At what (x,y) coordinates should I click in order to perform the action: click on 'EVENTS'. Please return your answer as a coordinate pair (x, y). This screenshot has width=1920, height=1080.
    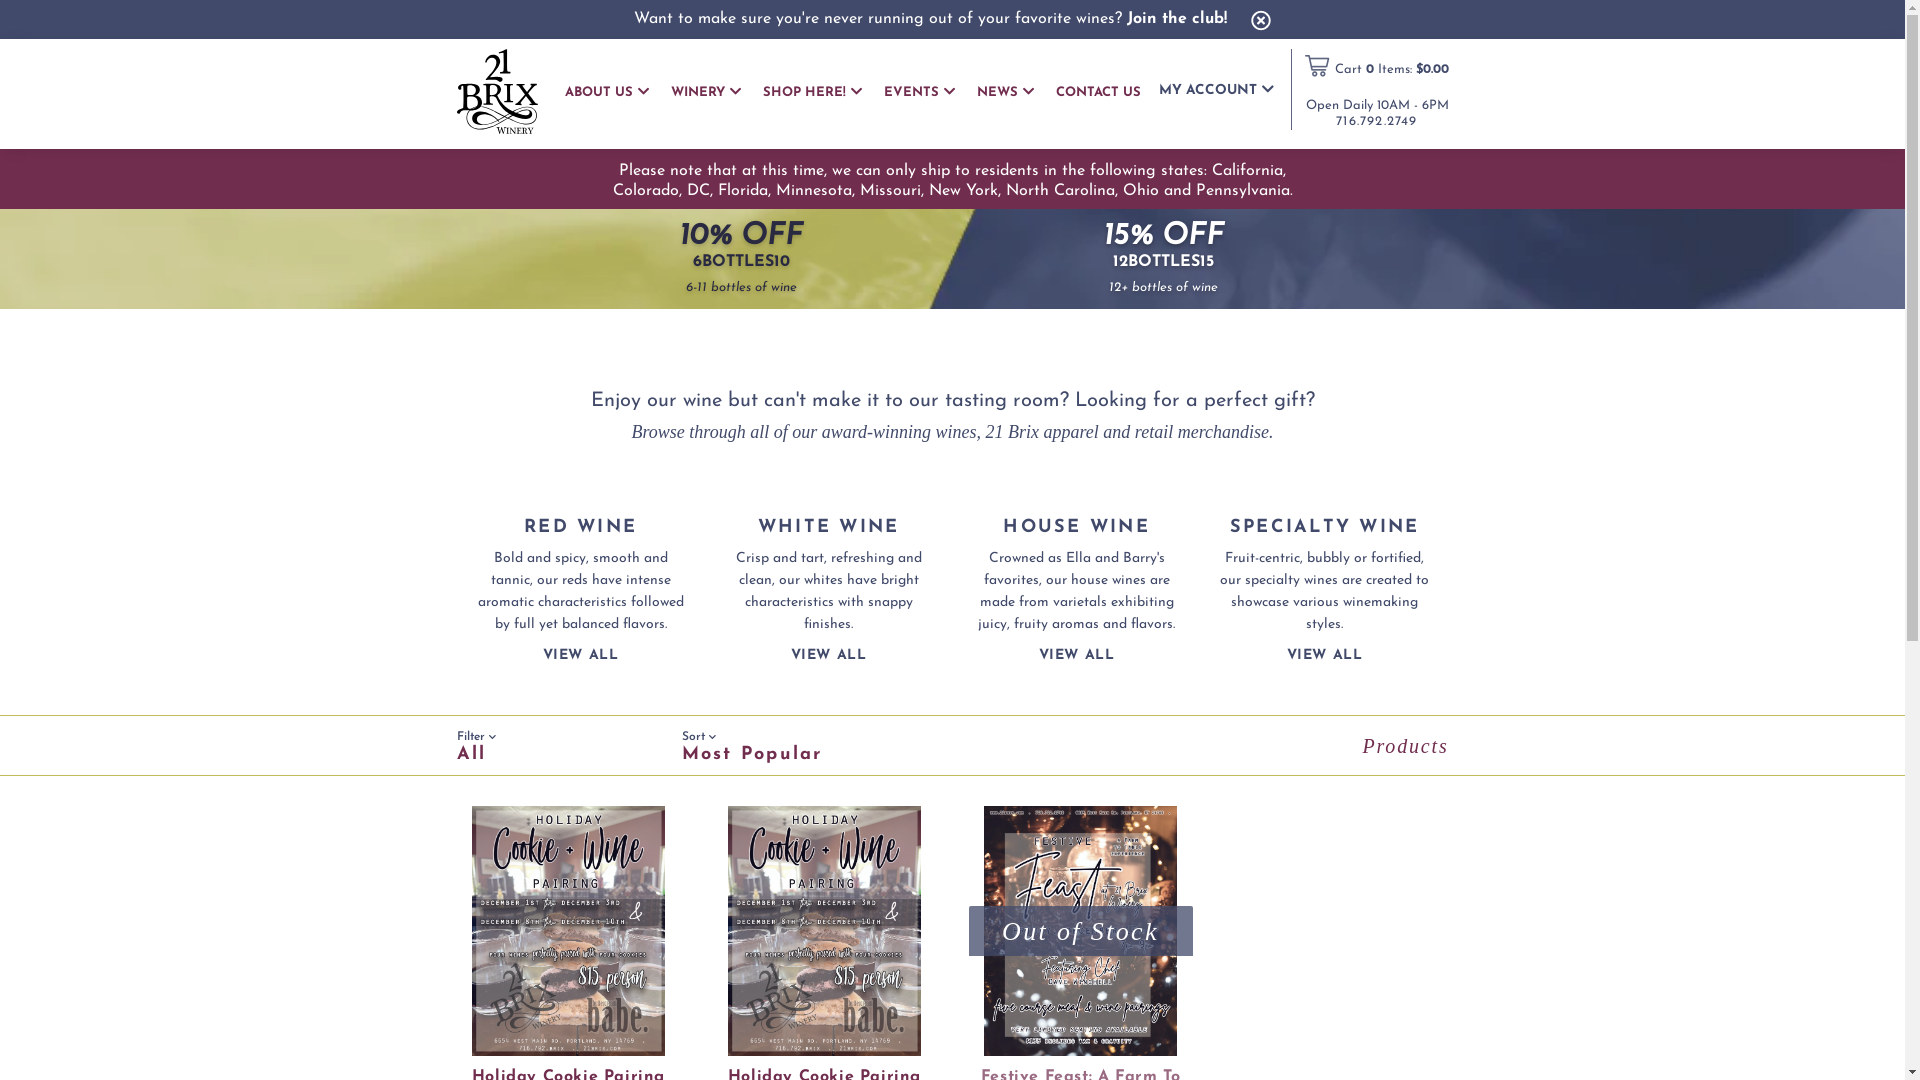
    Looking at the image, I should click on (918, 92).